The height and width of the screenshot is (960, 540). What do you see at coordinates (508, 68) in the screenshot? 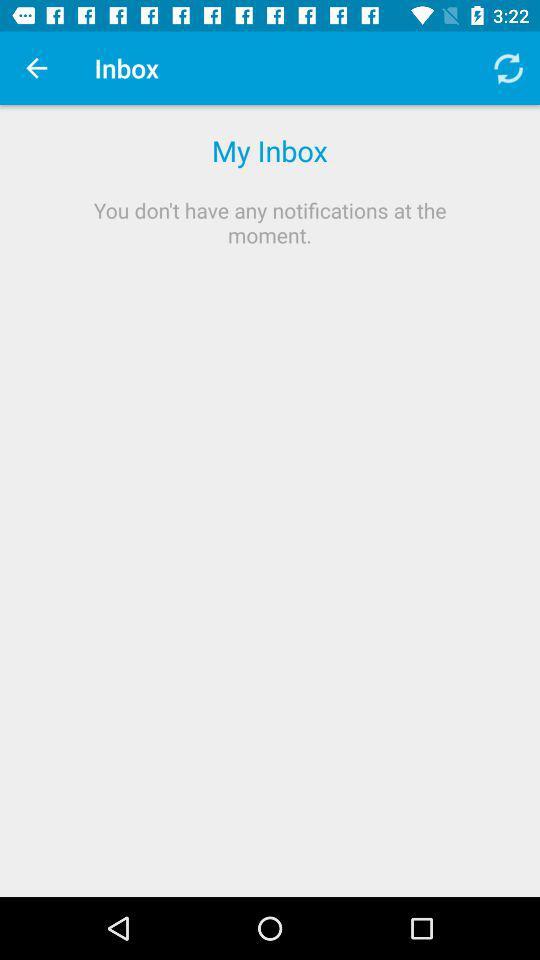
I see `icon next to inbox item` at bounding box center [508, 68].